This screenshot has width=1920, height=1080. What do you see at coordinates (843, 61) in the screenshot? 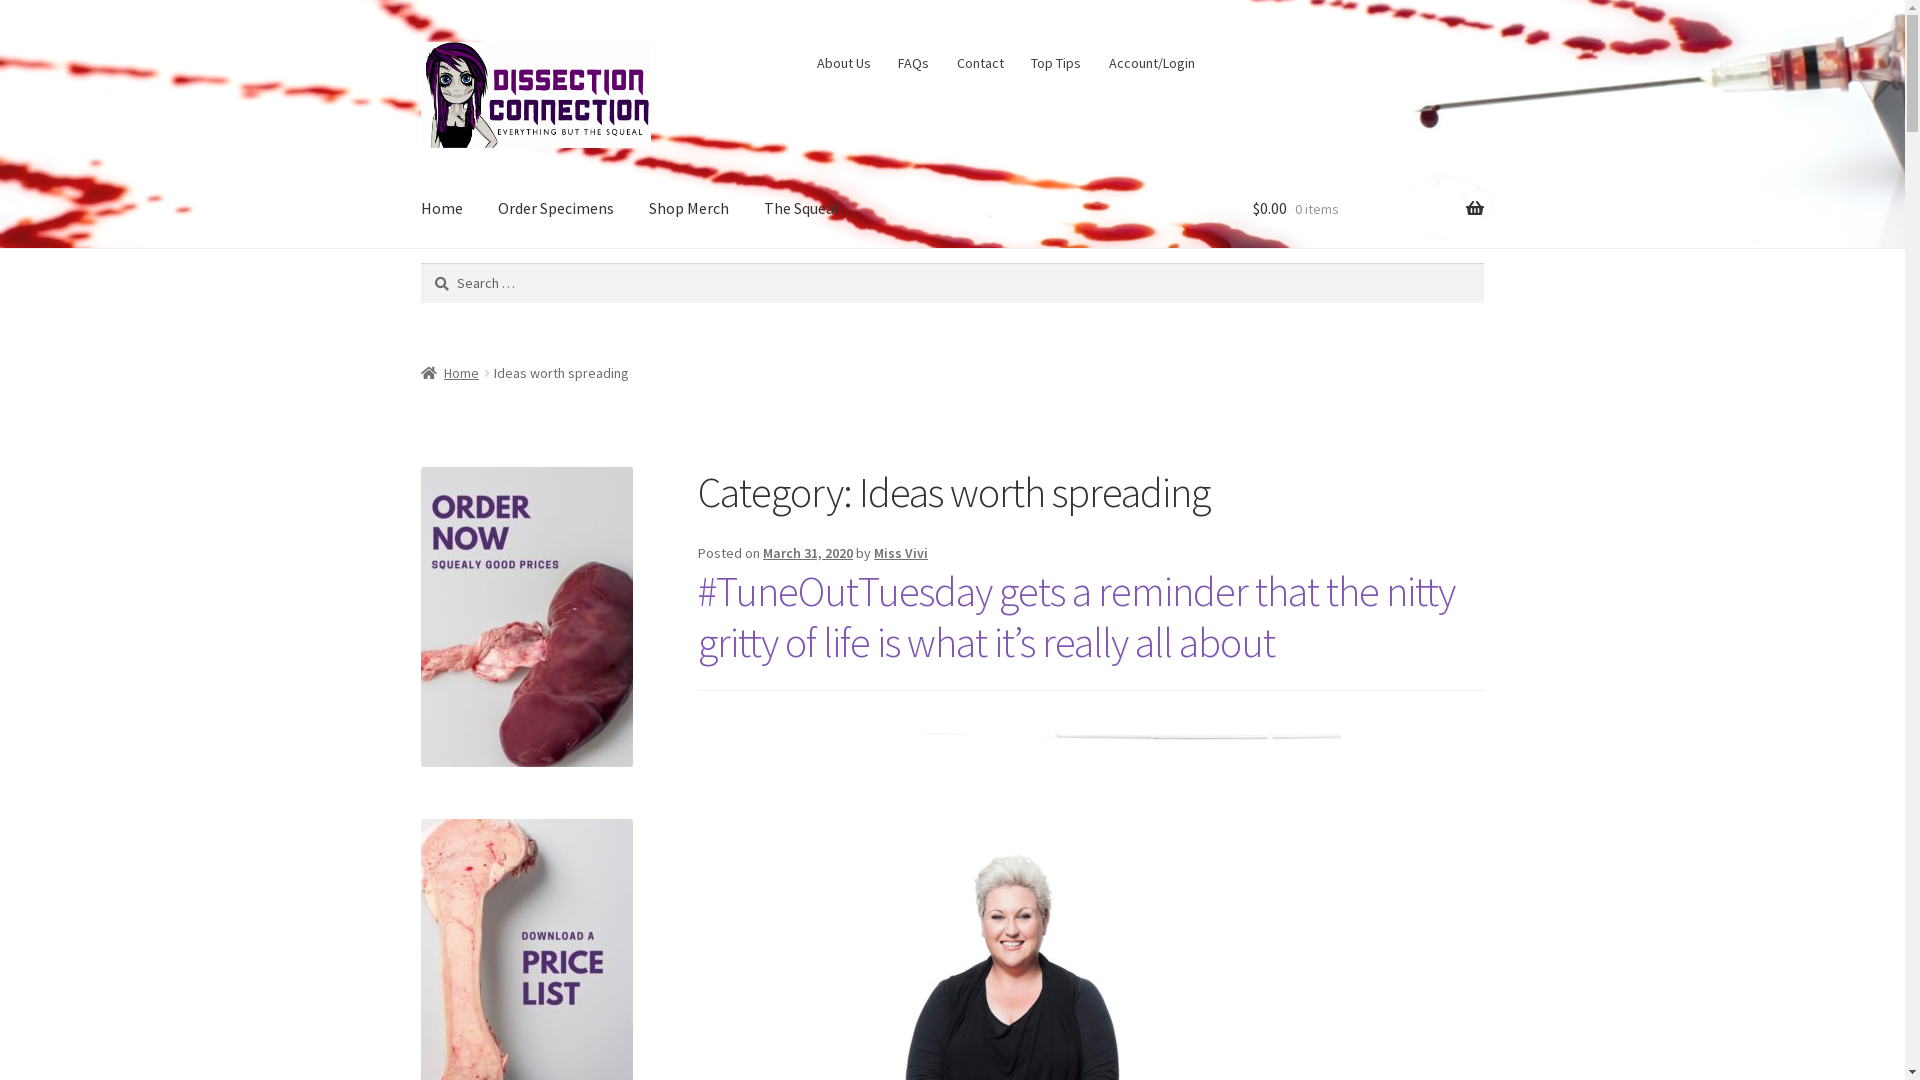
I see `'About Us'` at bounding box center [843, 61].